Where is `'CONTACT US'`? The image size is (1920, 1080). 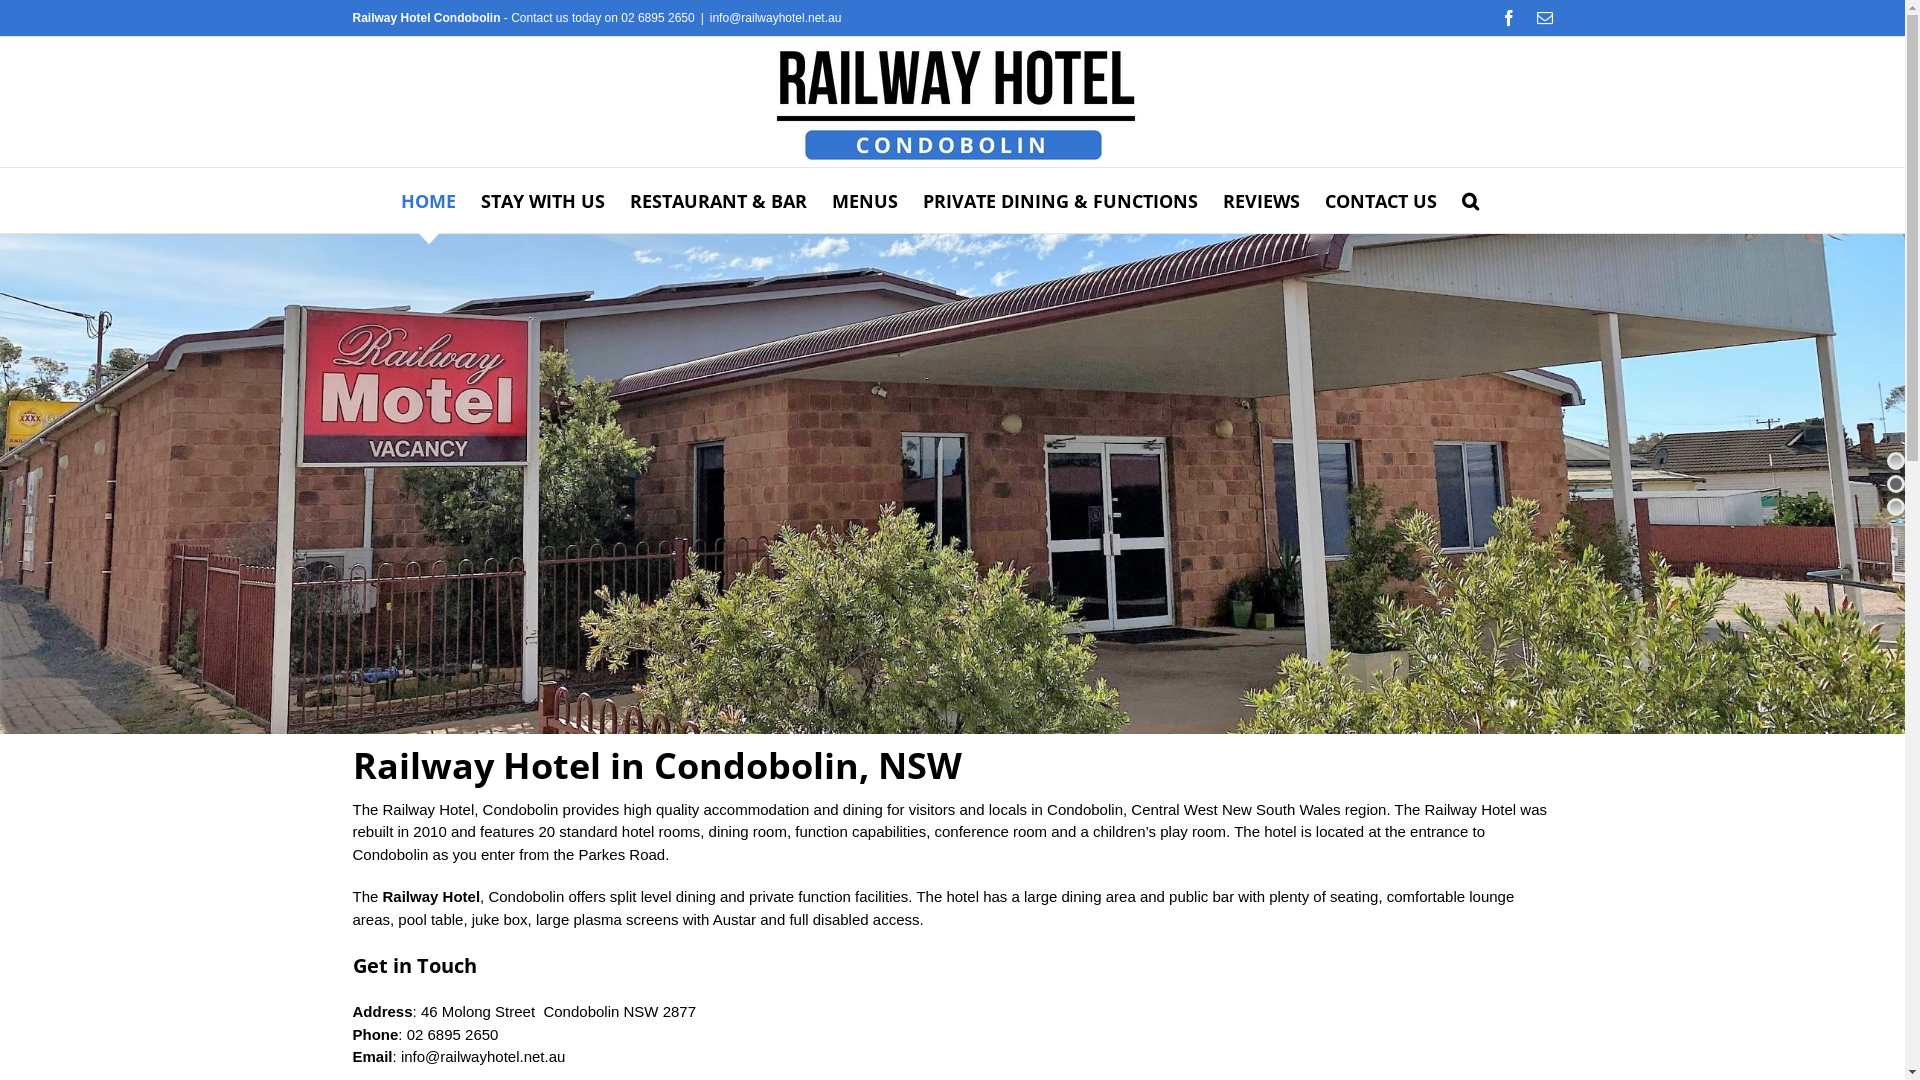
'CONTACT US' is located at coordinates (1380, 200).